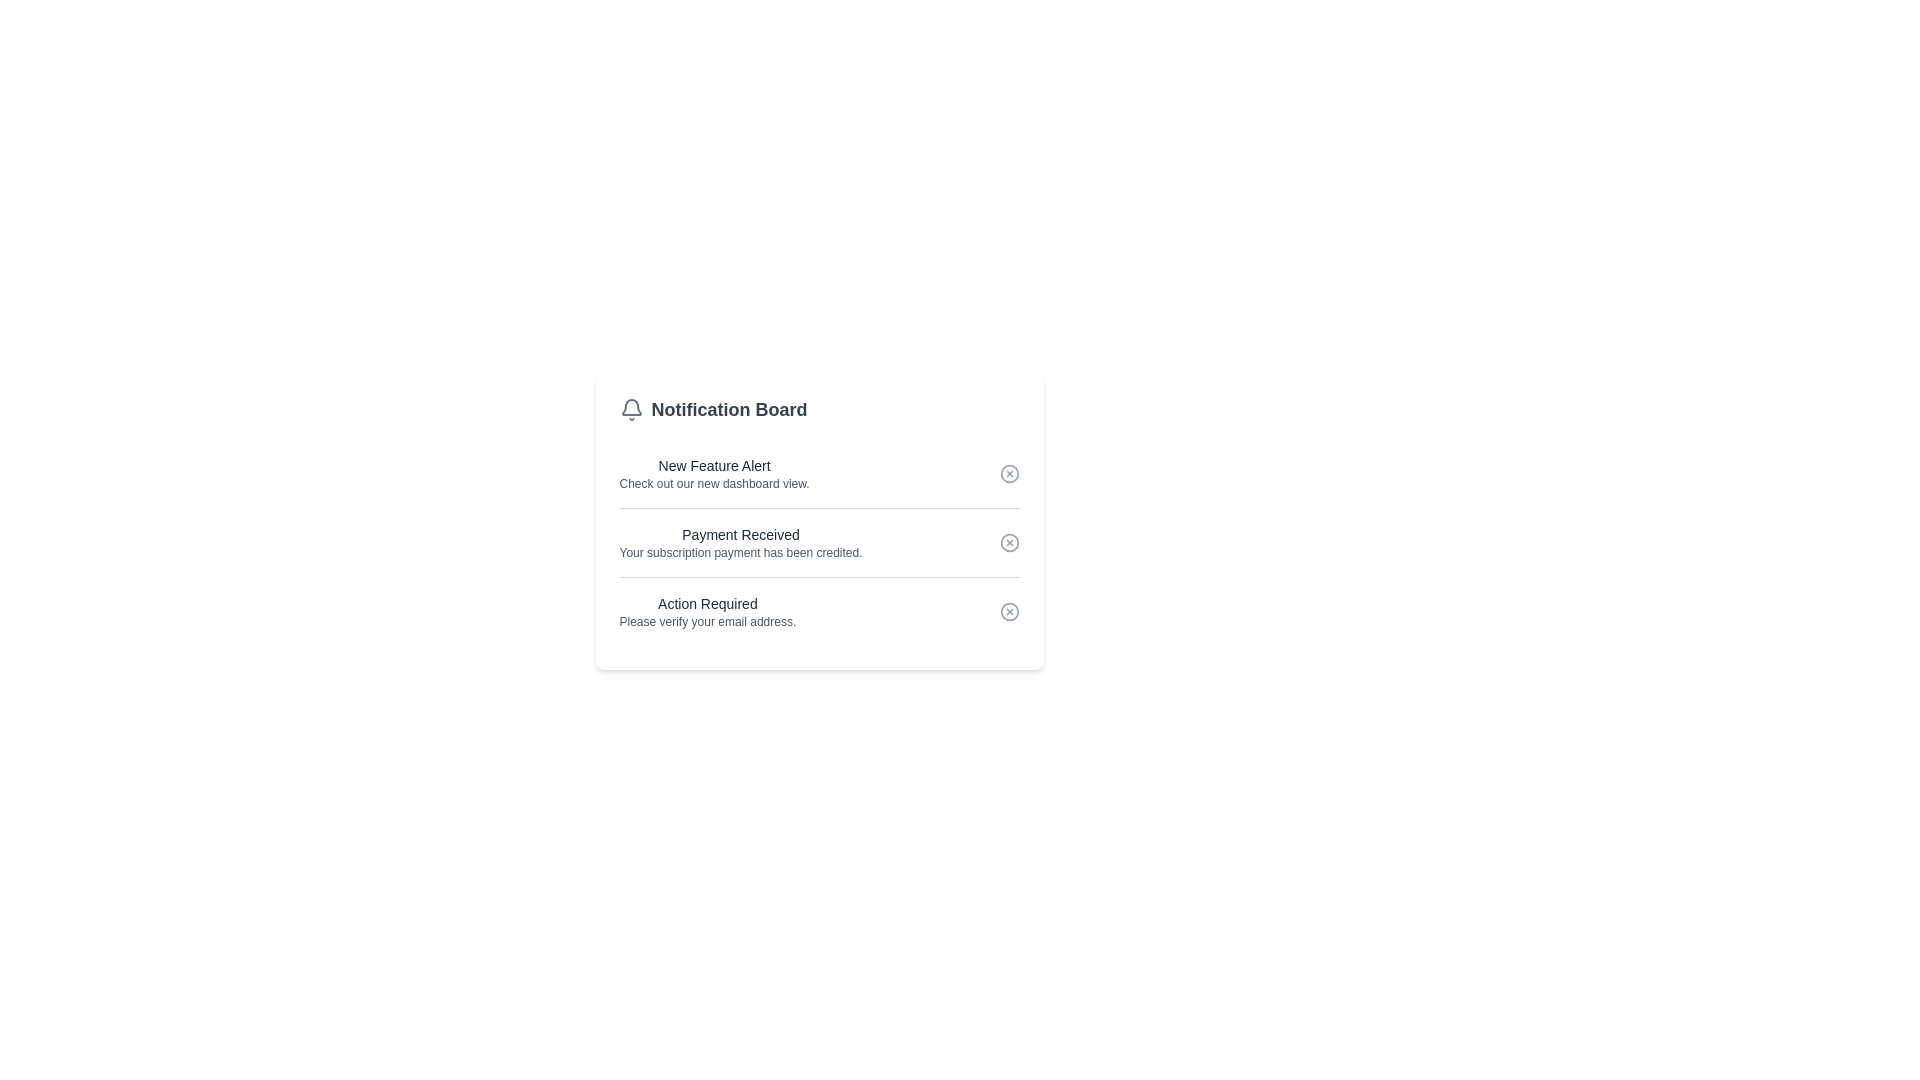 The image size is (1920, 1080). What do you see at coordinates (1009, 611) in the screenshot?
I see `the dismiss button located in the last notification row titled 'Action Required'` at bounding box center [1009, 611].